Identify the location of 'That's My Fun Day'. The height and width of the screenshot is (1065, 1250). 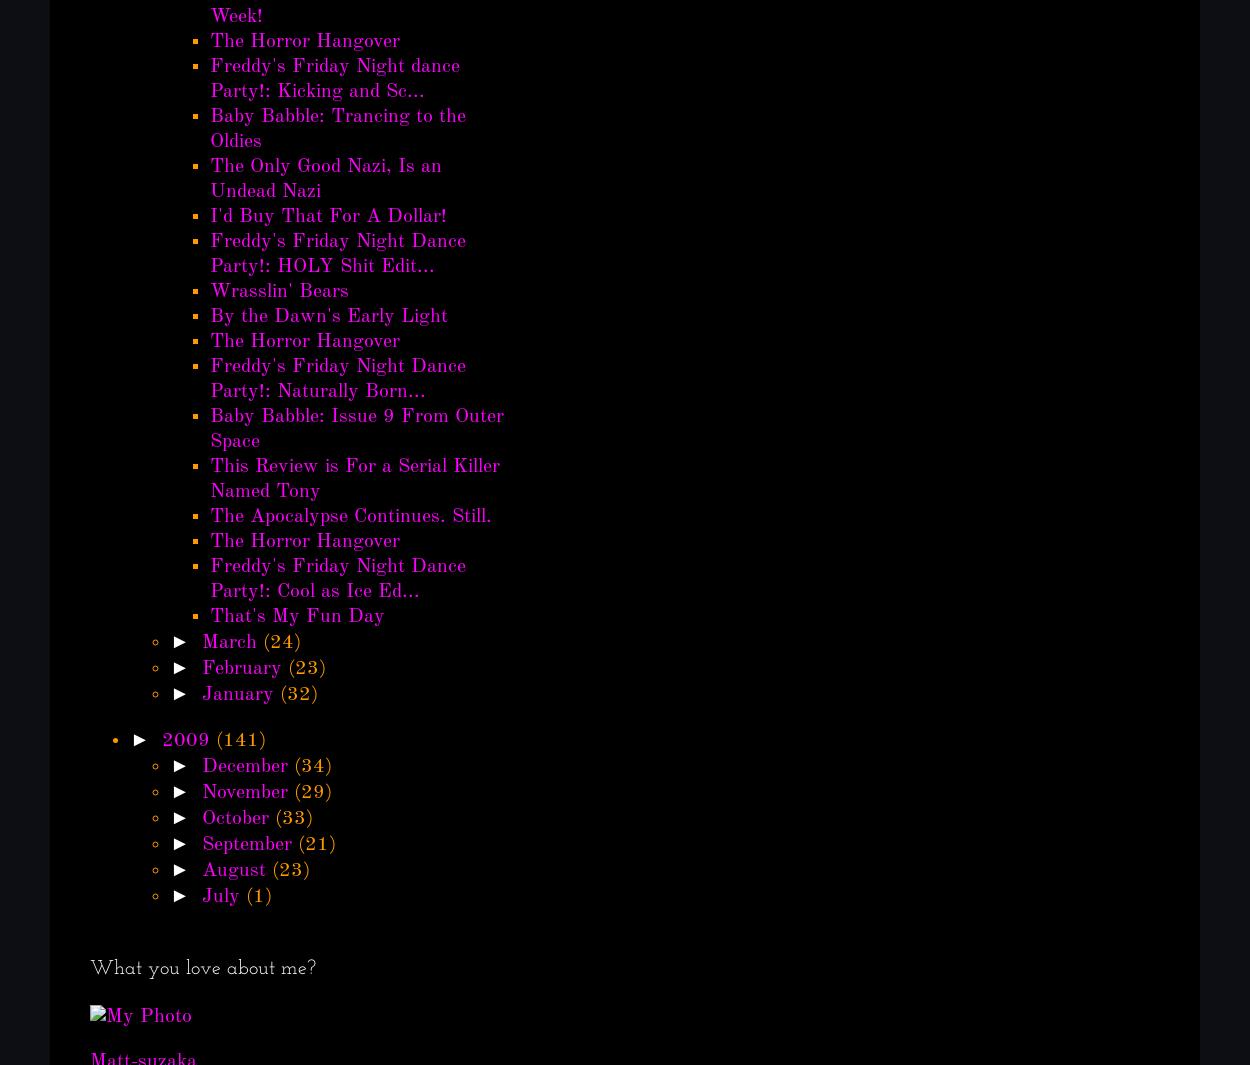
(297, 616).